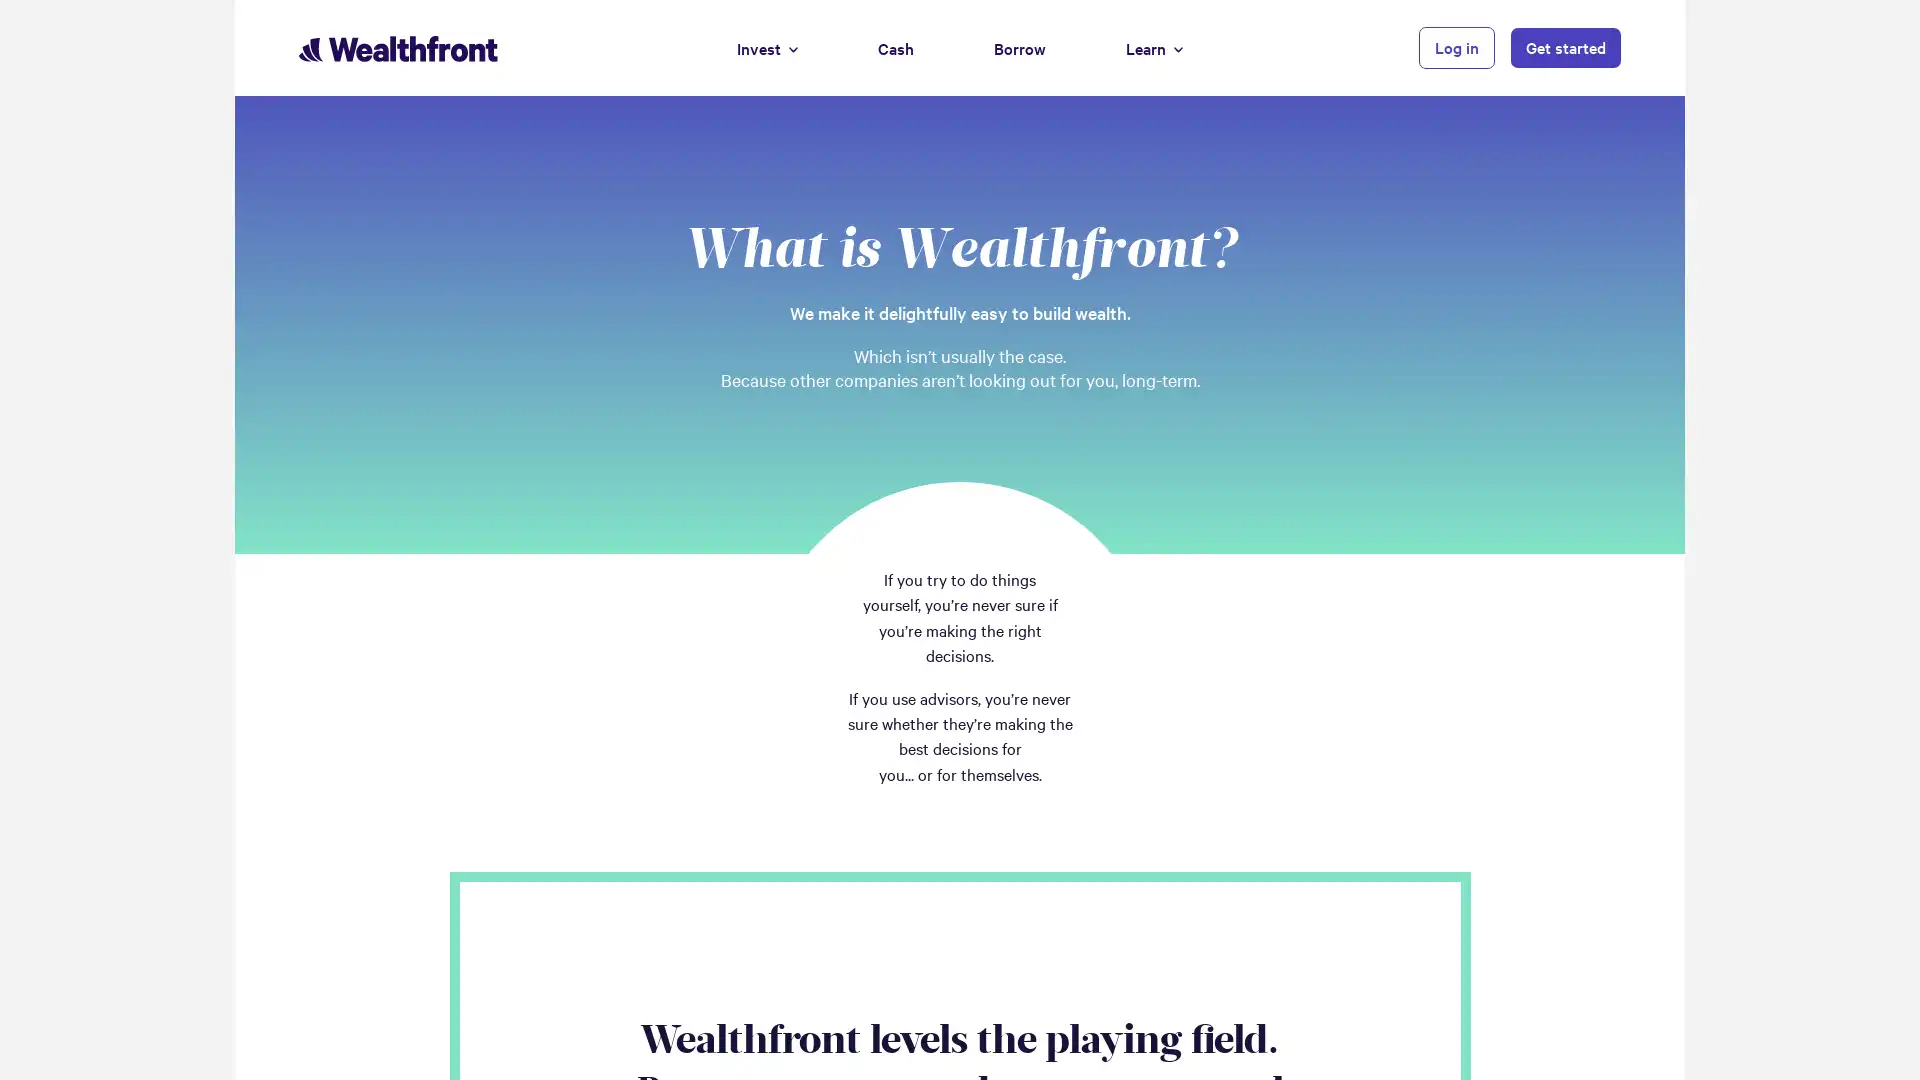  What do you see at coordinates (766, 46) in the screenshot?
I see `Invest` at bounding box center [766, 46].